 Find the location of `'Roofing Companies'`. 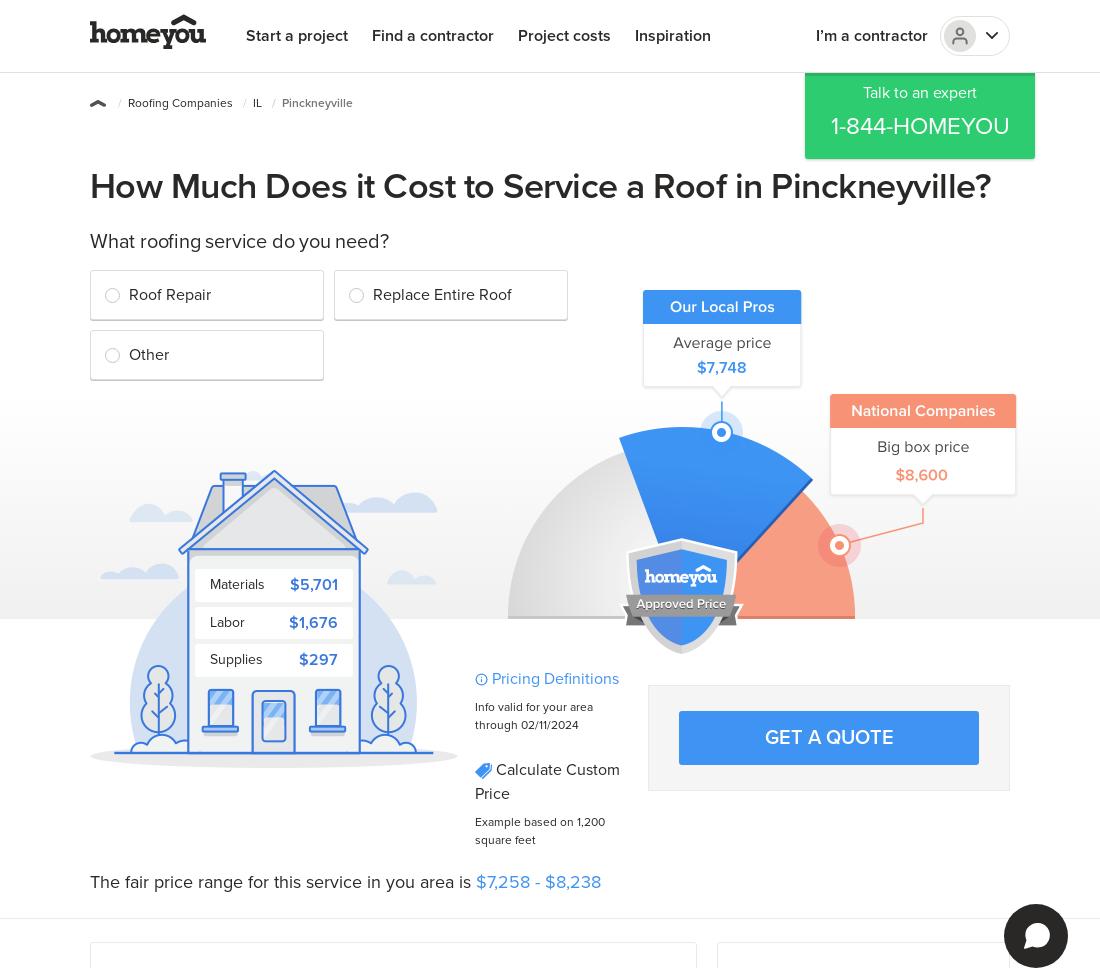

'Roofing Companies' is located at coordinates (179, 102).